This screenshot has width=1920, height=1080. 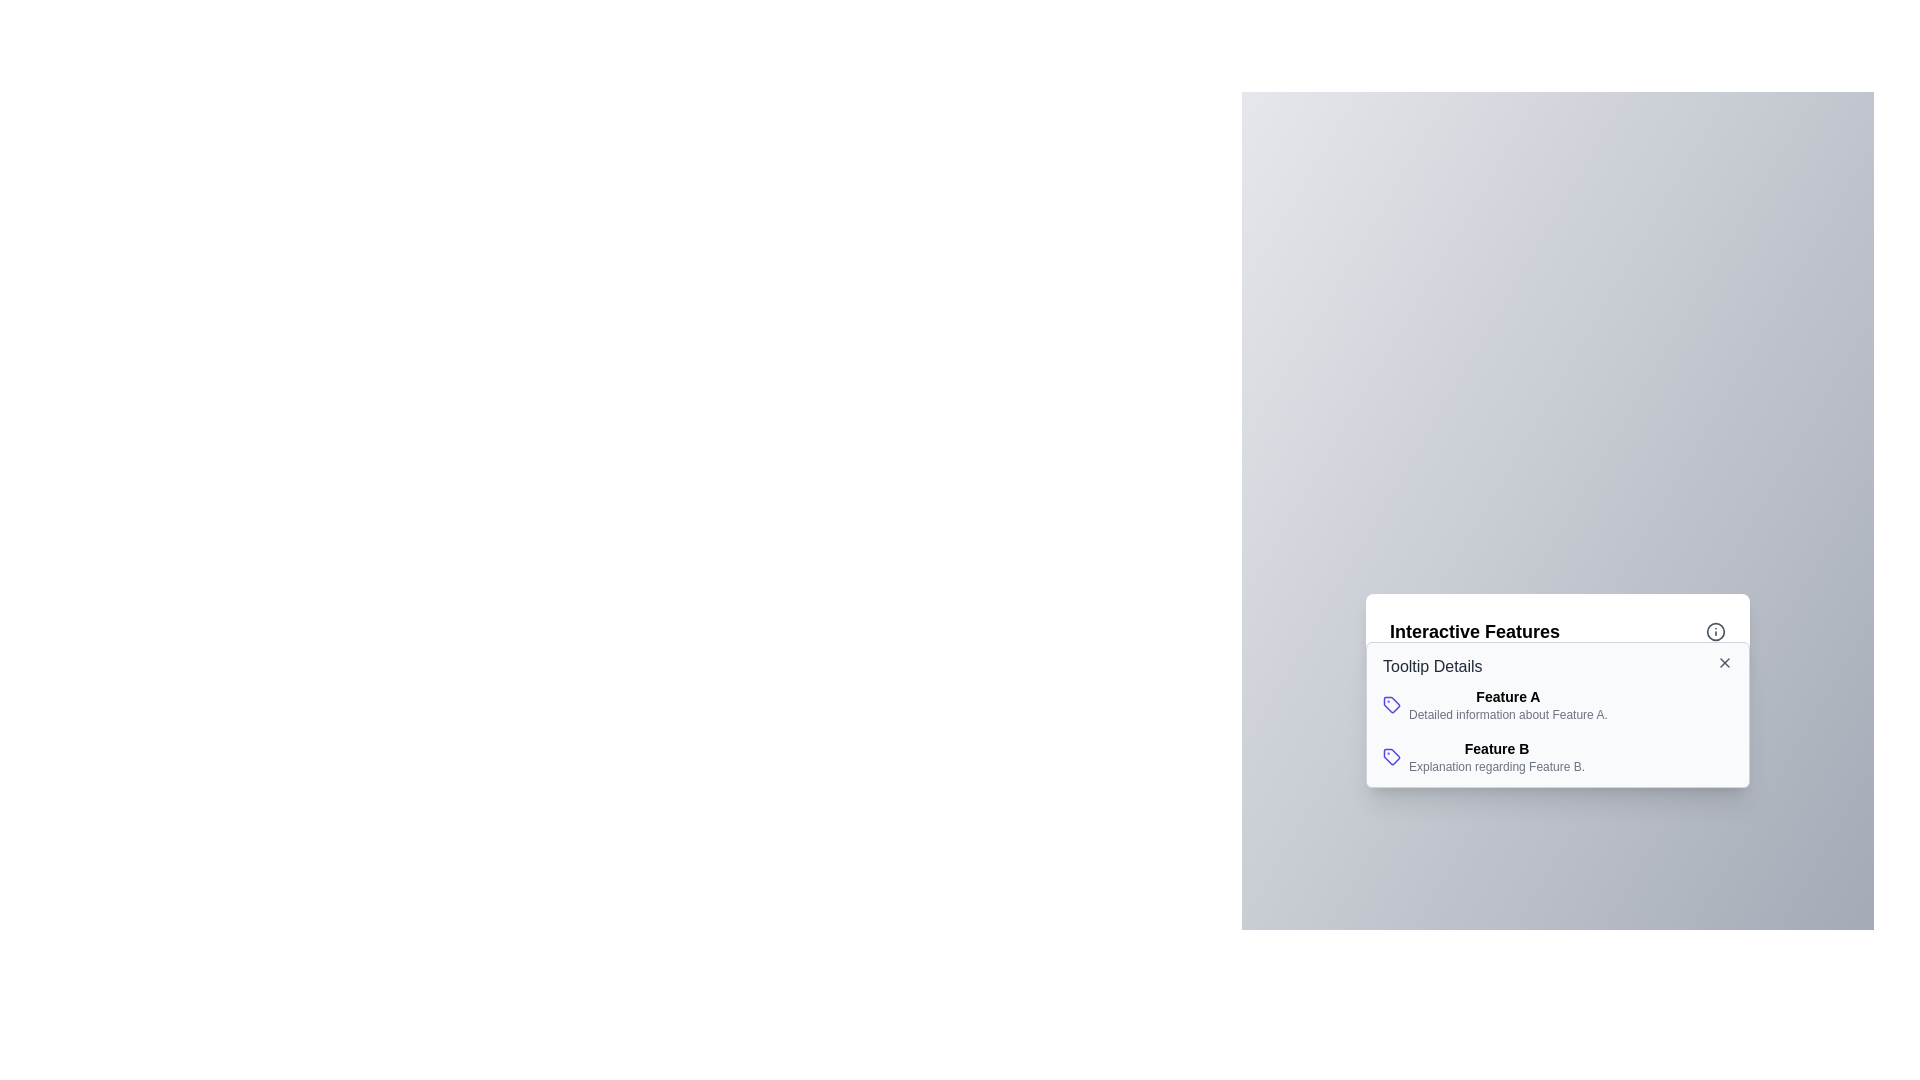 I want to click on circular graphical element that is part of the 'info' icon located in the top-right corner of the tooltip box, so click(x=1715, y=632).